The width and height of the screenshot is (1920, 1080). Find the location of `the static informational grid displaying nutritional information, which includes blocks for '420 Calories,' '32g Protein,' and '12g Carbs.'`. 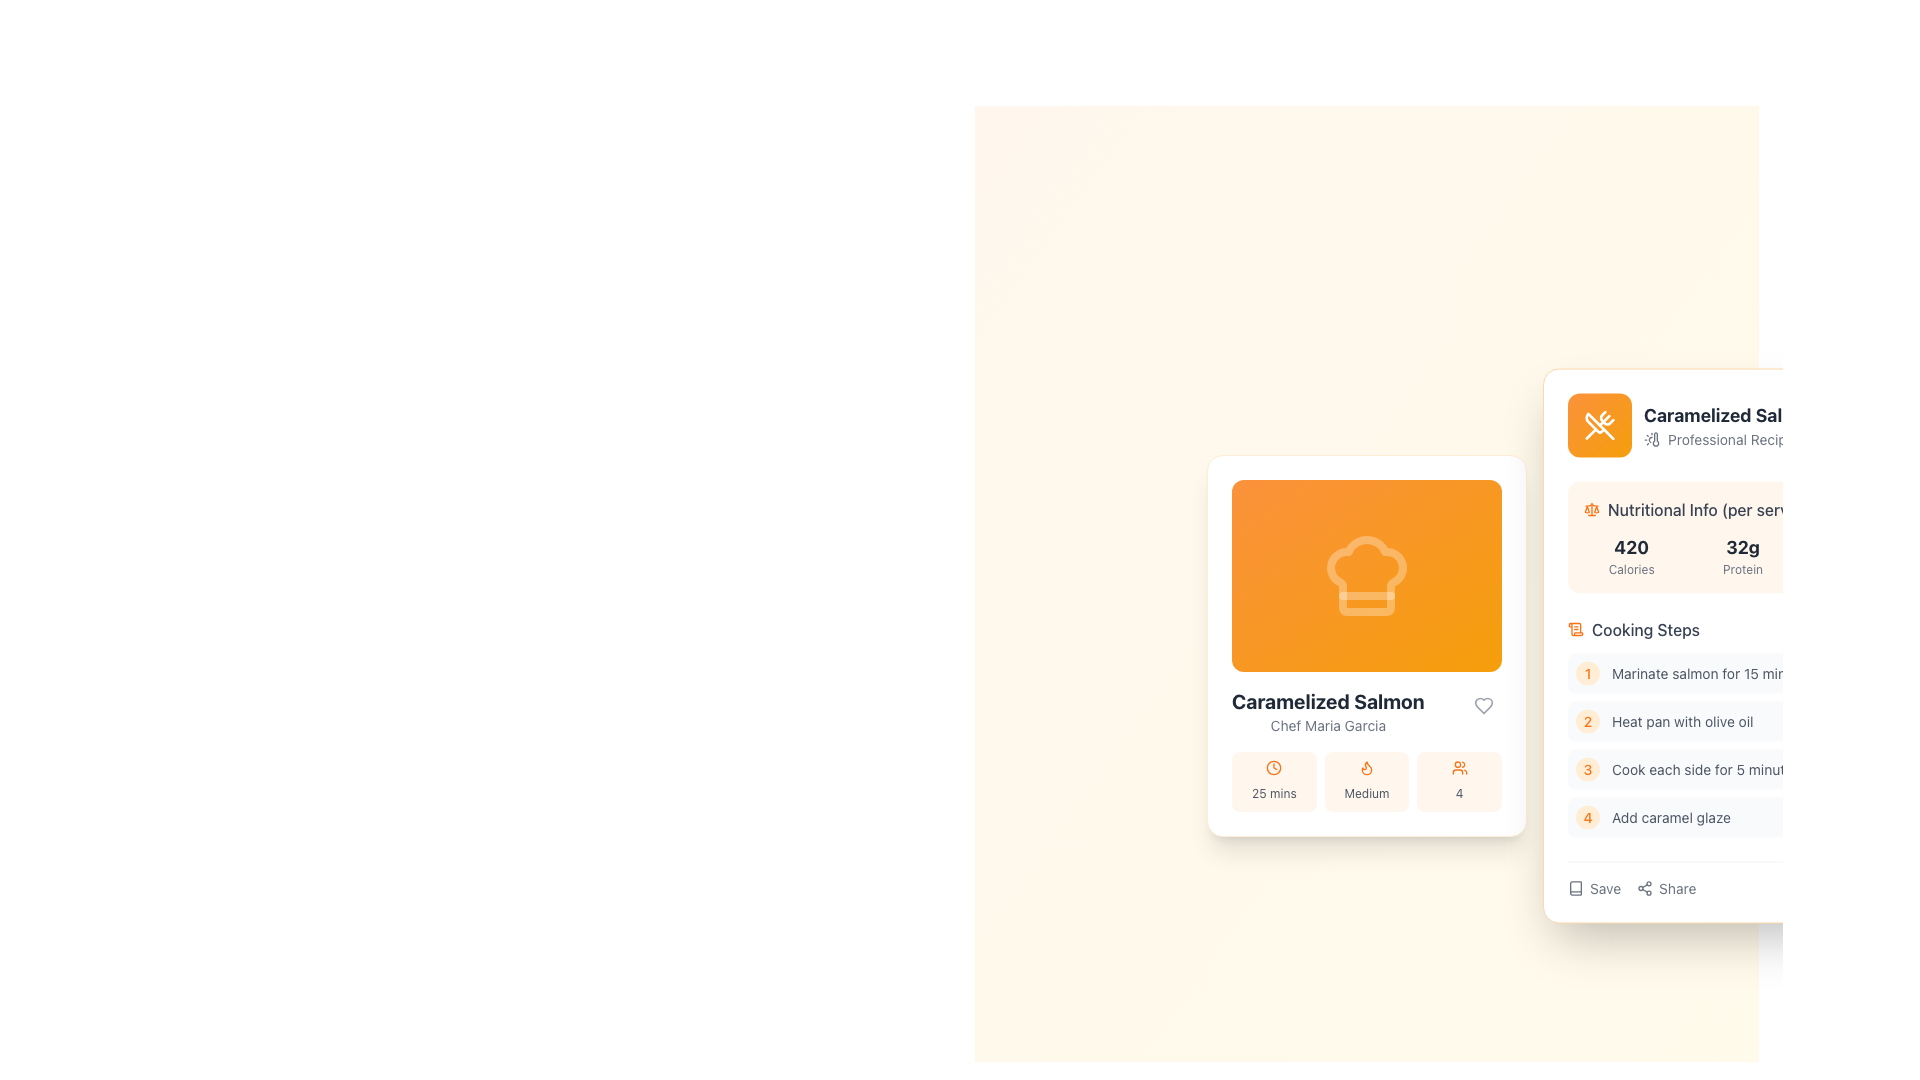

the static informational grid displaying nutritional information, which includes blocks for '420 Calories,' '32g Protein,' and '12g Carbs.' is located at coordinates (1741, 555).